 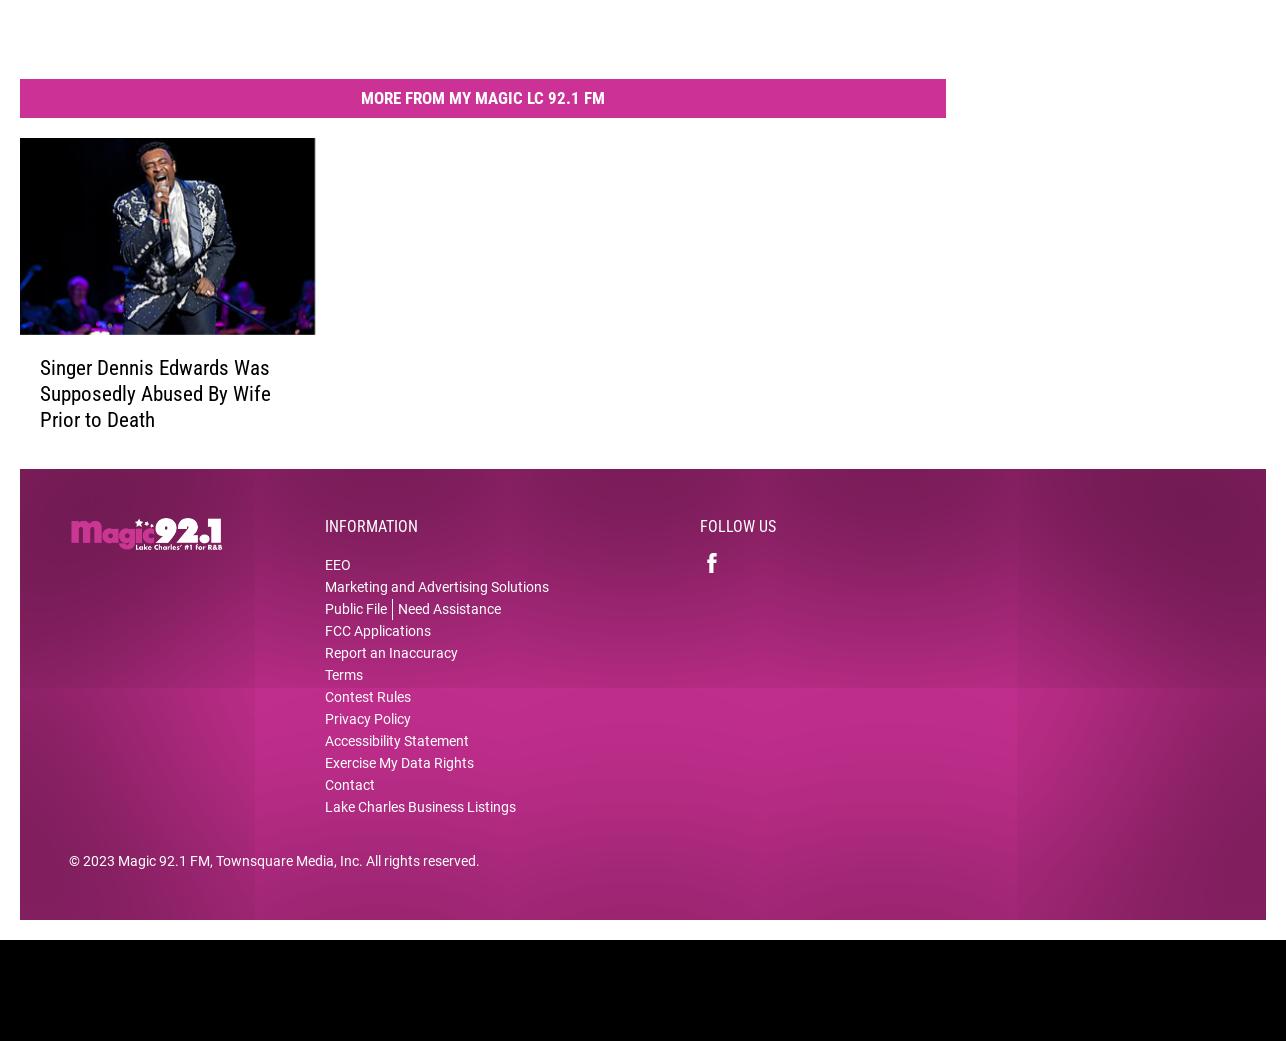 I want to click on 'Report an Inaccuracy', so click(x=390, y=665).